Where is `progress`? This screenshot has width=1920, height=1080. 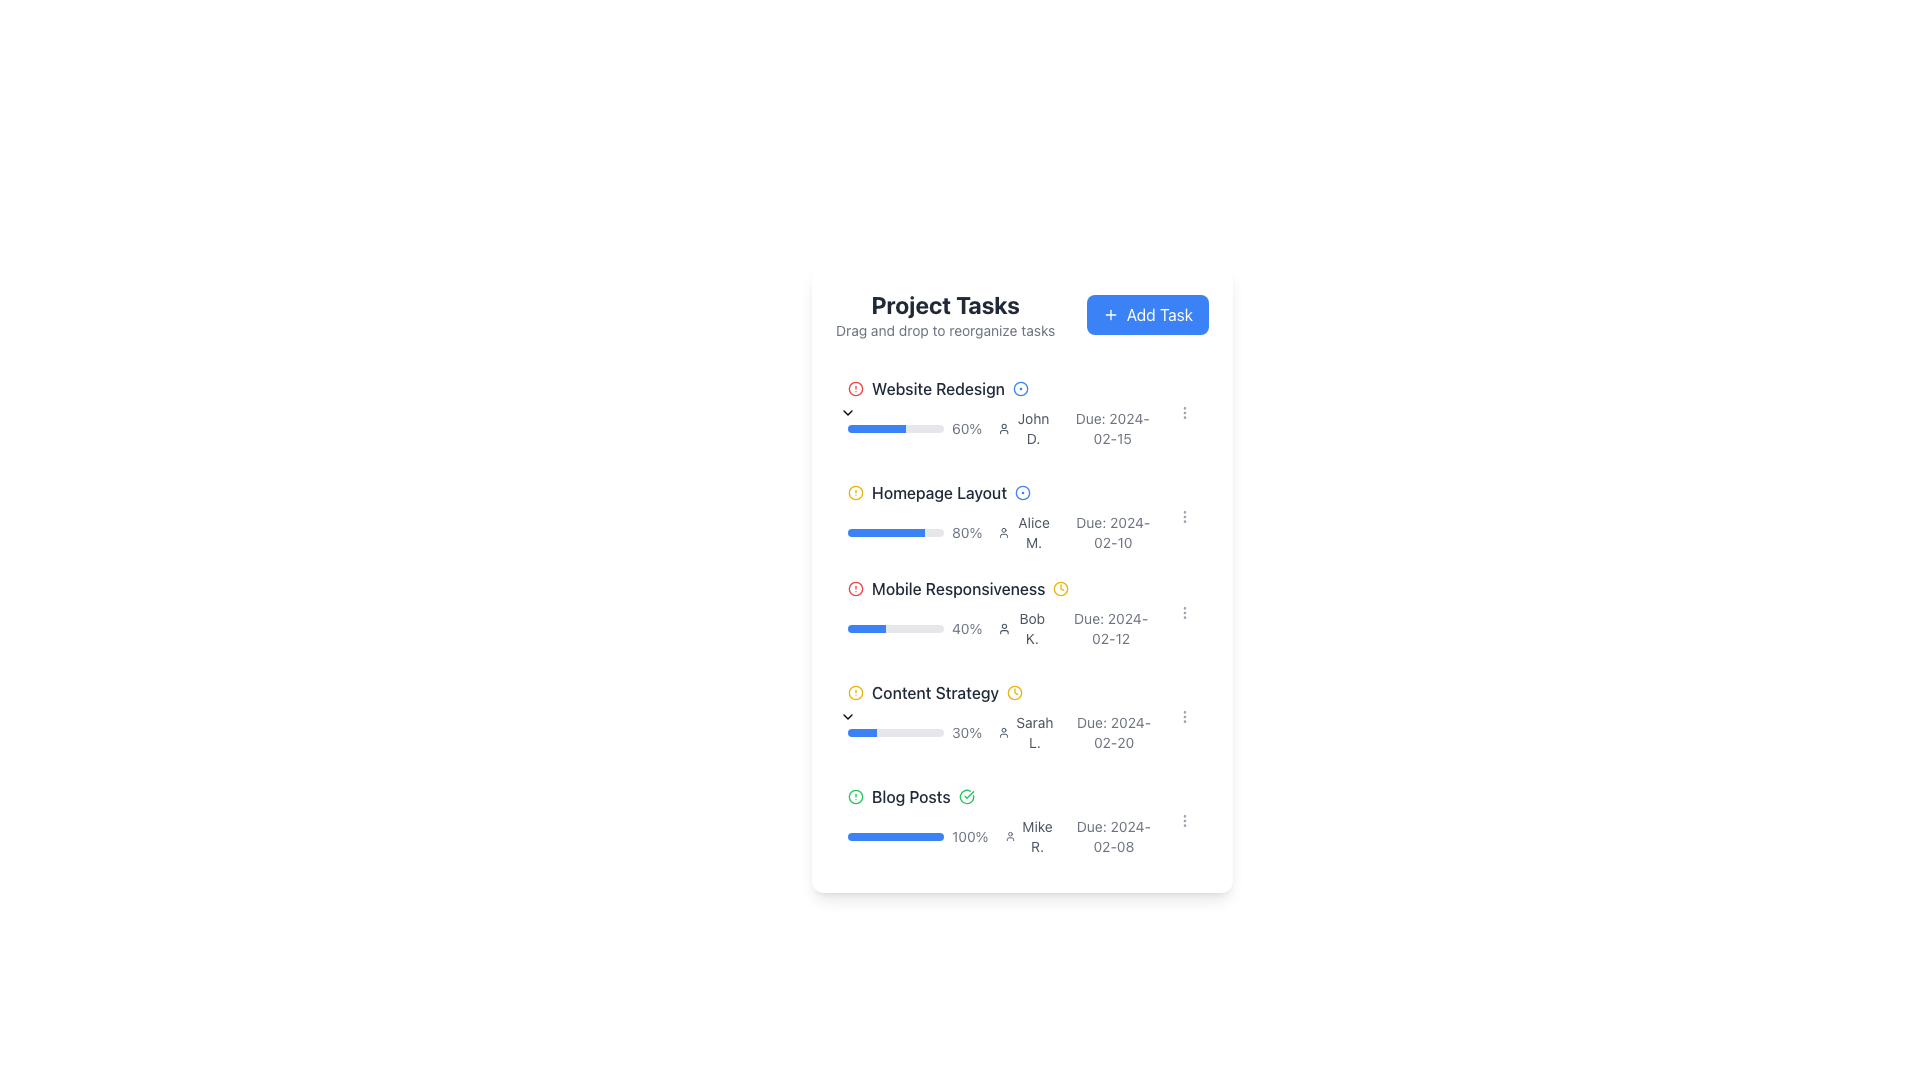 progress is located at coordinates (876, 627).